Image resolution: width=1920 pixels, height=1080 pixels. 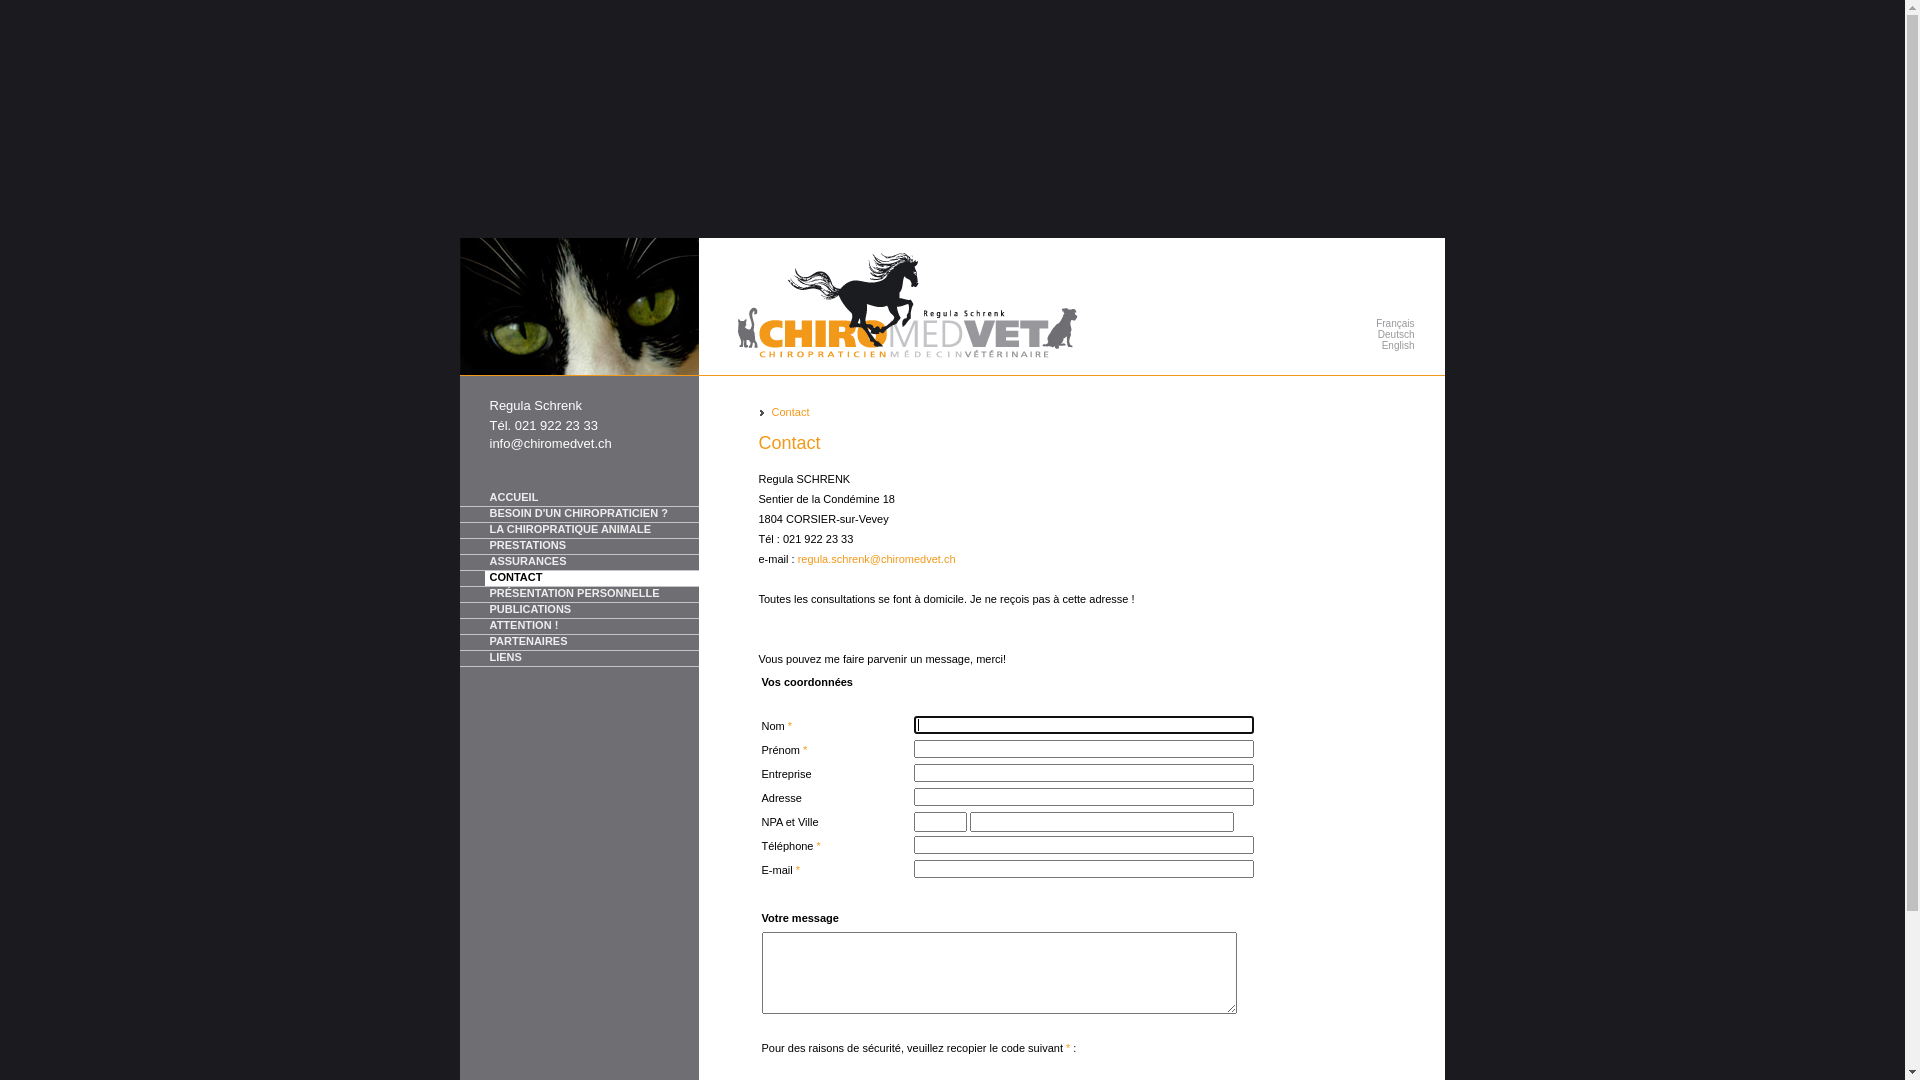 What do you see at coordinates (578, 659) in the screenshot?
I see `'LIENS'` at bounding box center [578, 659].